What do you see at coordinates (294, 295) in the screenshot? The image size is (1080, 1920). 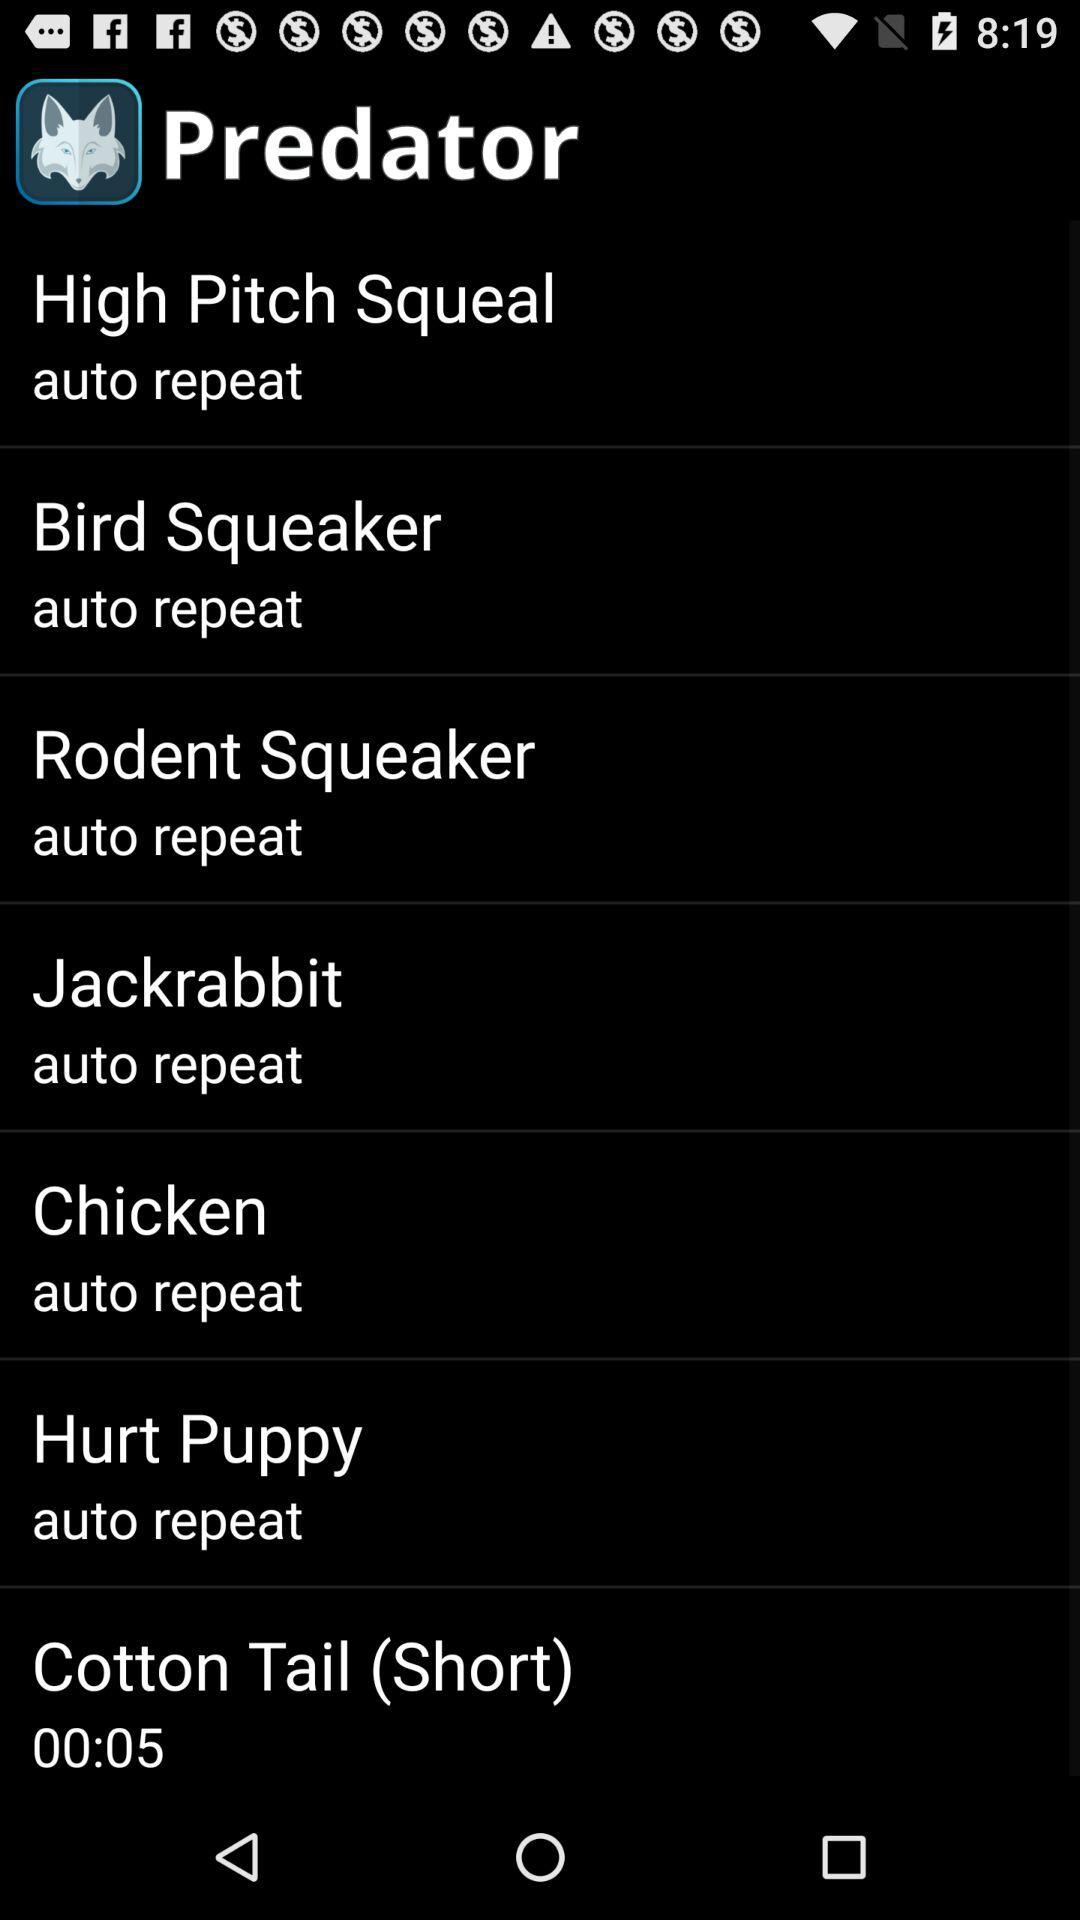 I see `app above auto repeat icon` at bounding box center [294, 295].